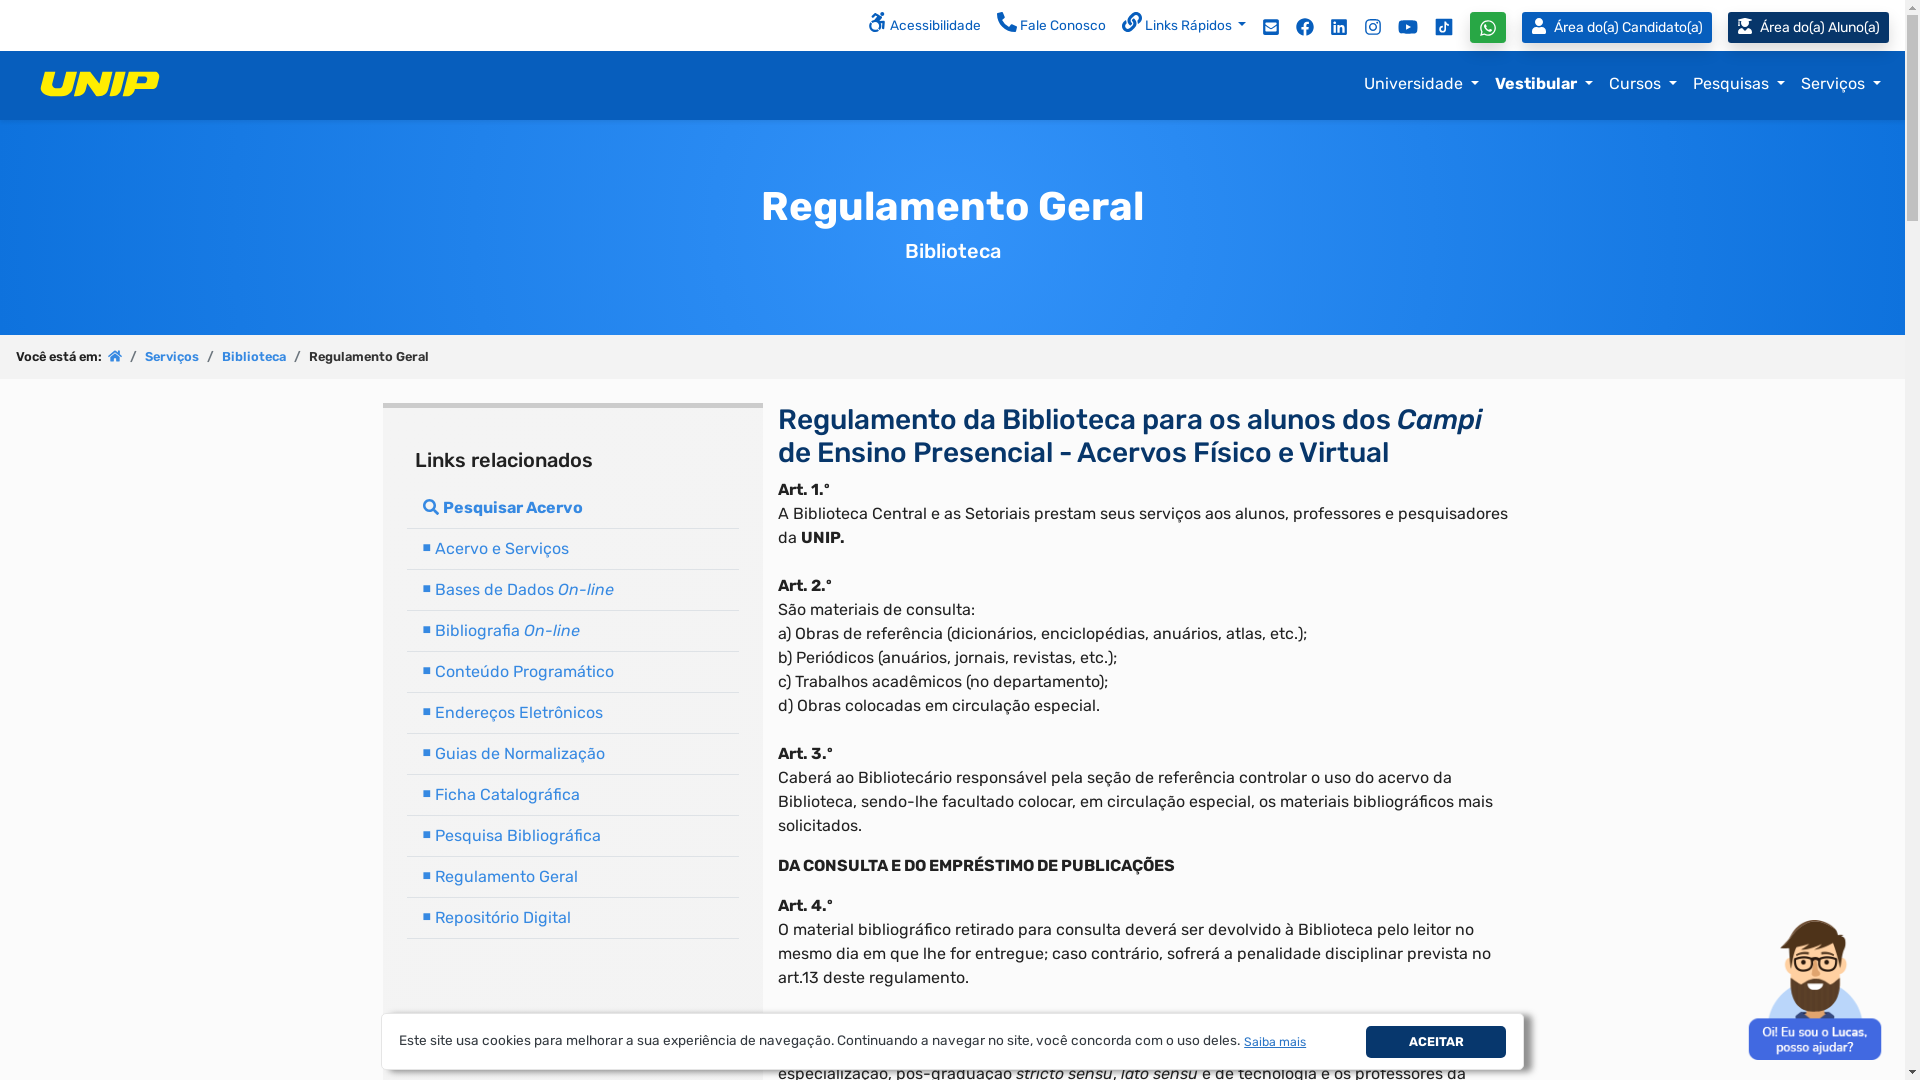 The width and height of the screenshot is (1920, 1080). I want to click on 'Saiba mais', so click(1274, 1040).